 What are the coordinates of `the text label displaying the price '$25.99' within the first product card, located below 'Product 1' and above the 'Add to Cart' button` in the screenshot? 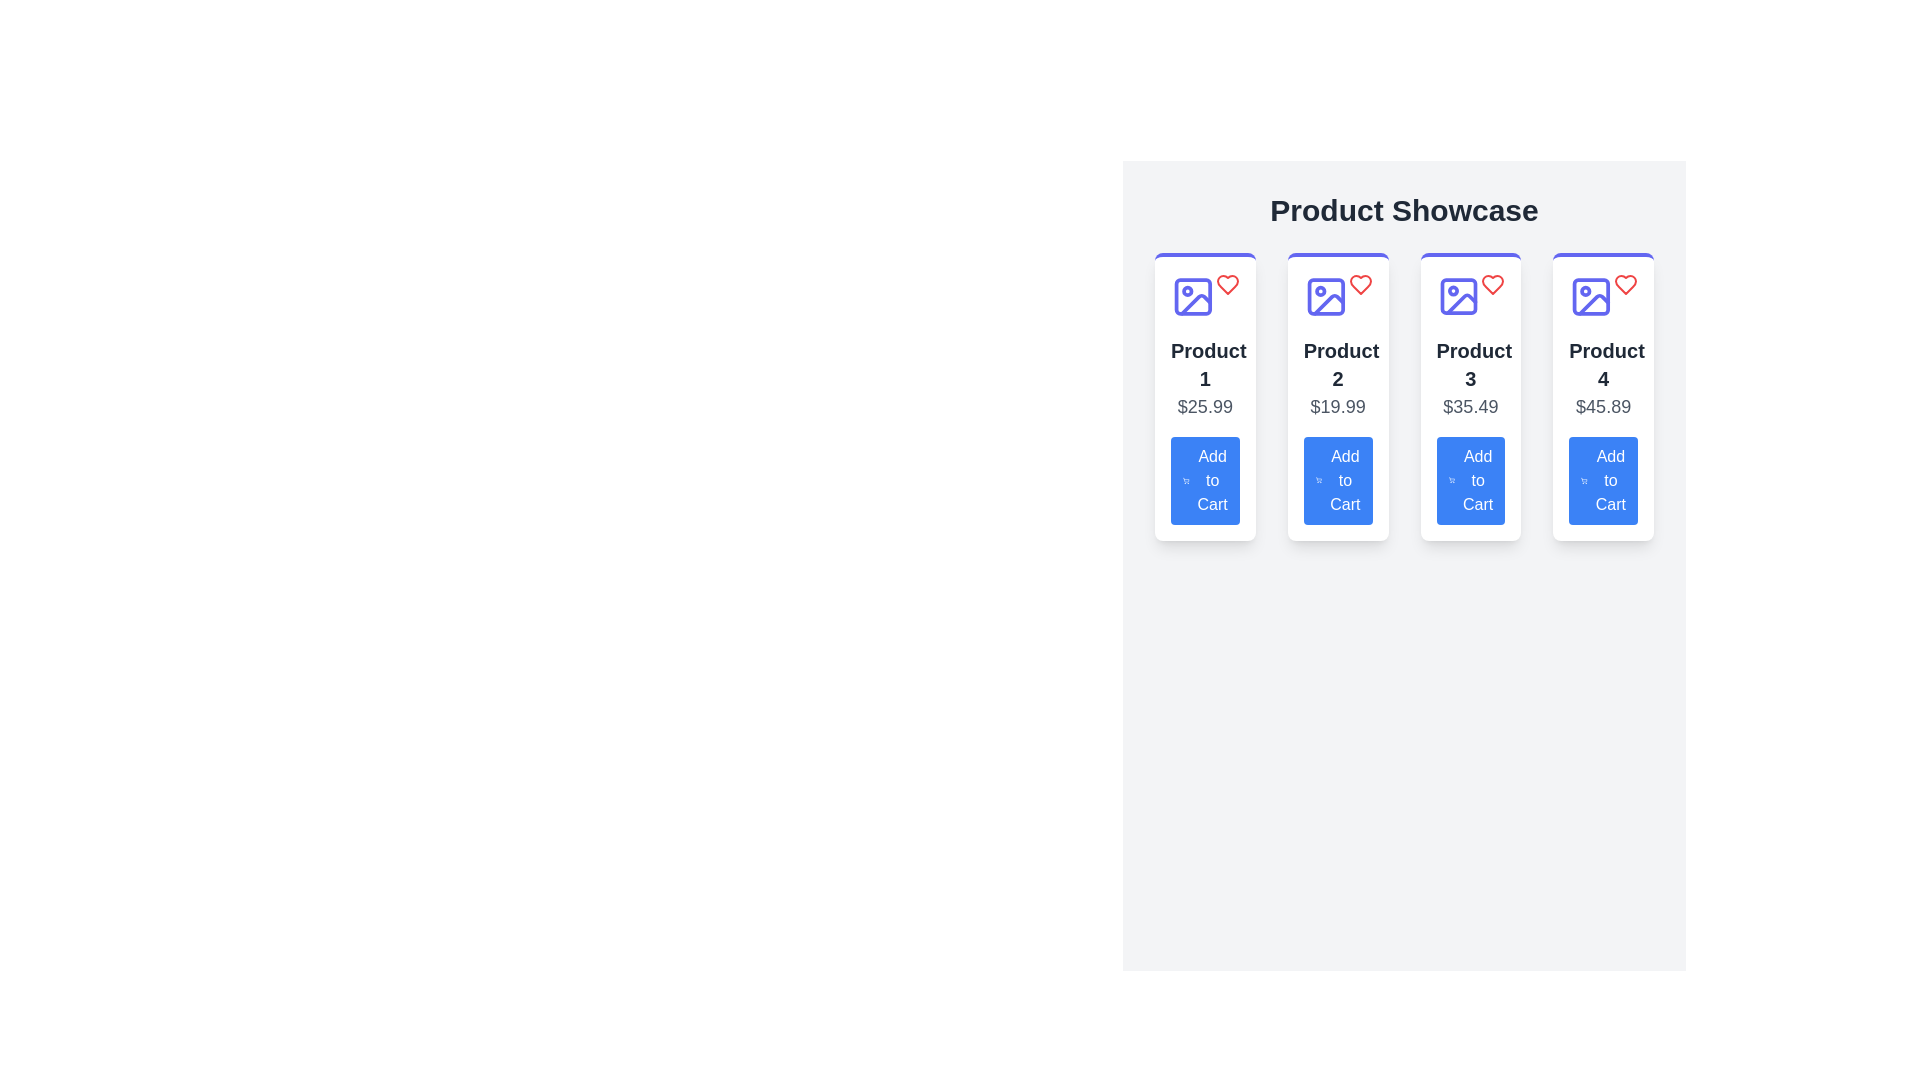 It's located at (1204, 406).